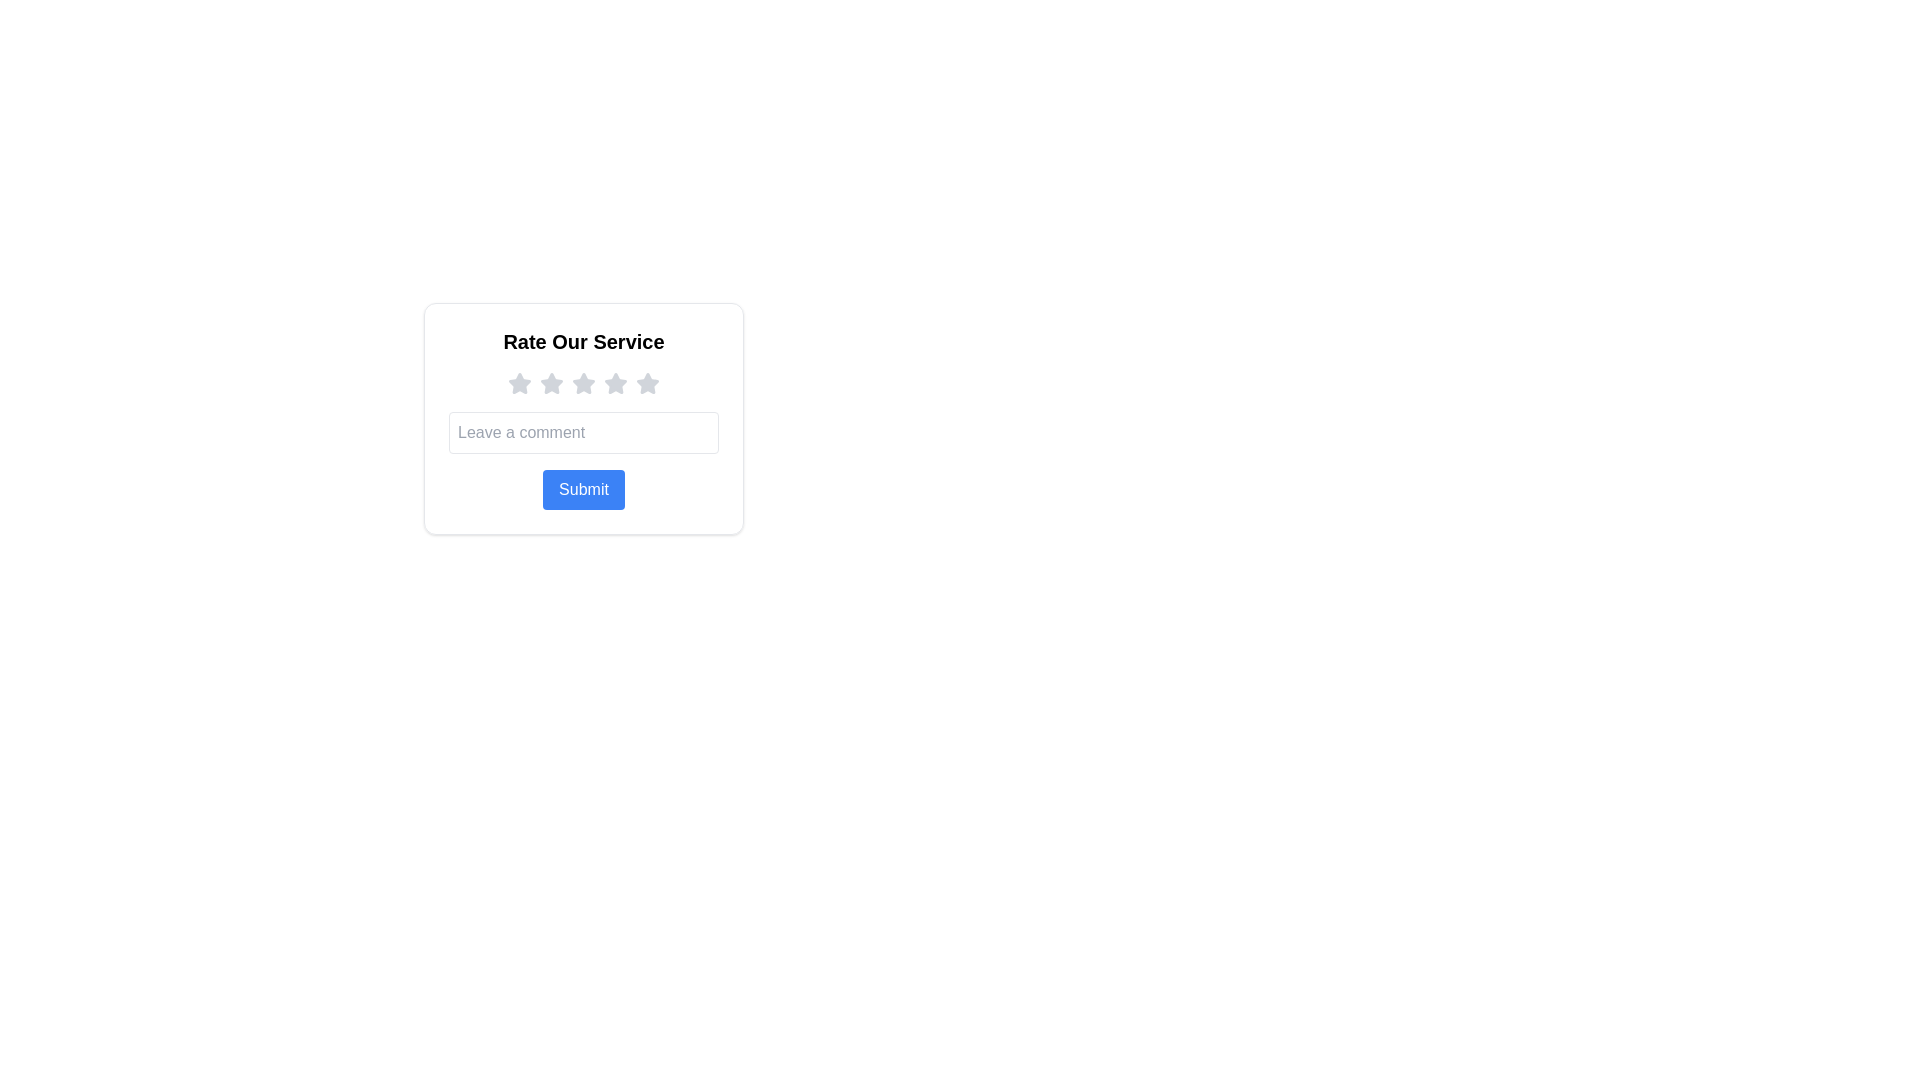  Describe the element at coordinates (583, 384) in the screenshot. I see `across the middle star in the 5-star rating system` at that location.